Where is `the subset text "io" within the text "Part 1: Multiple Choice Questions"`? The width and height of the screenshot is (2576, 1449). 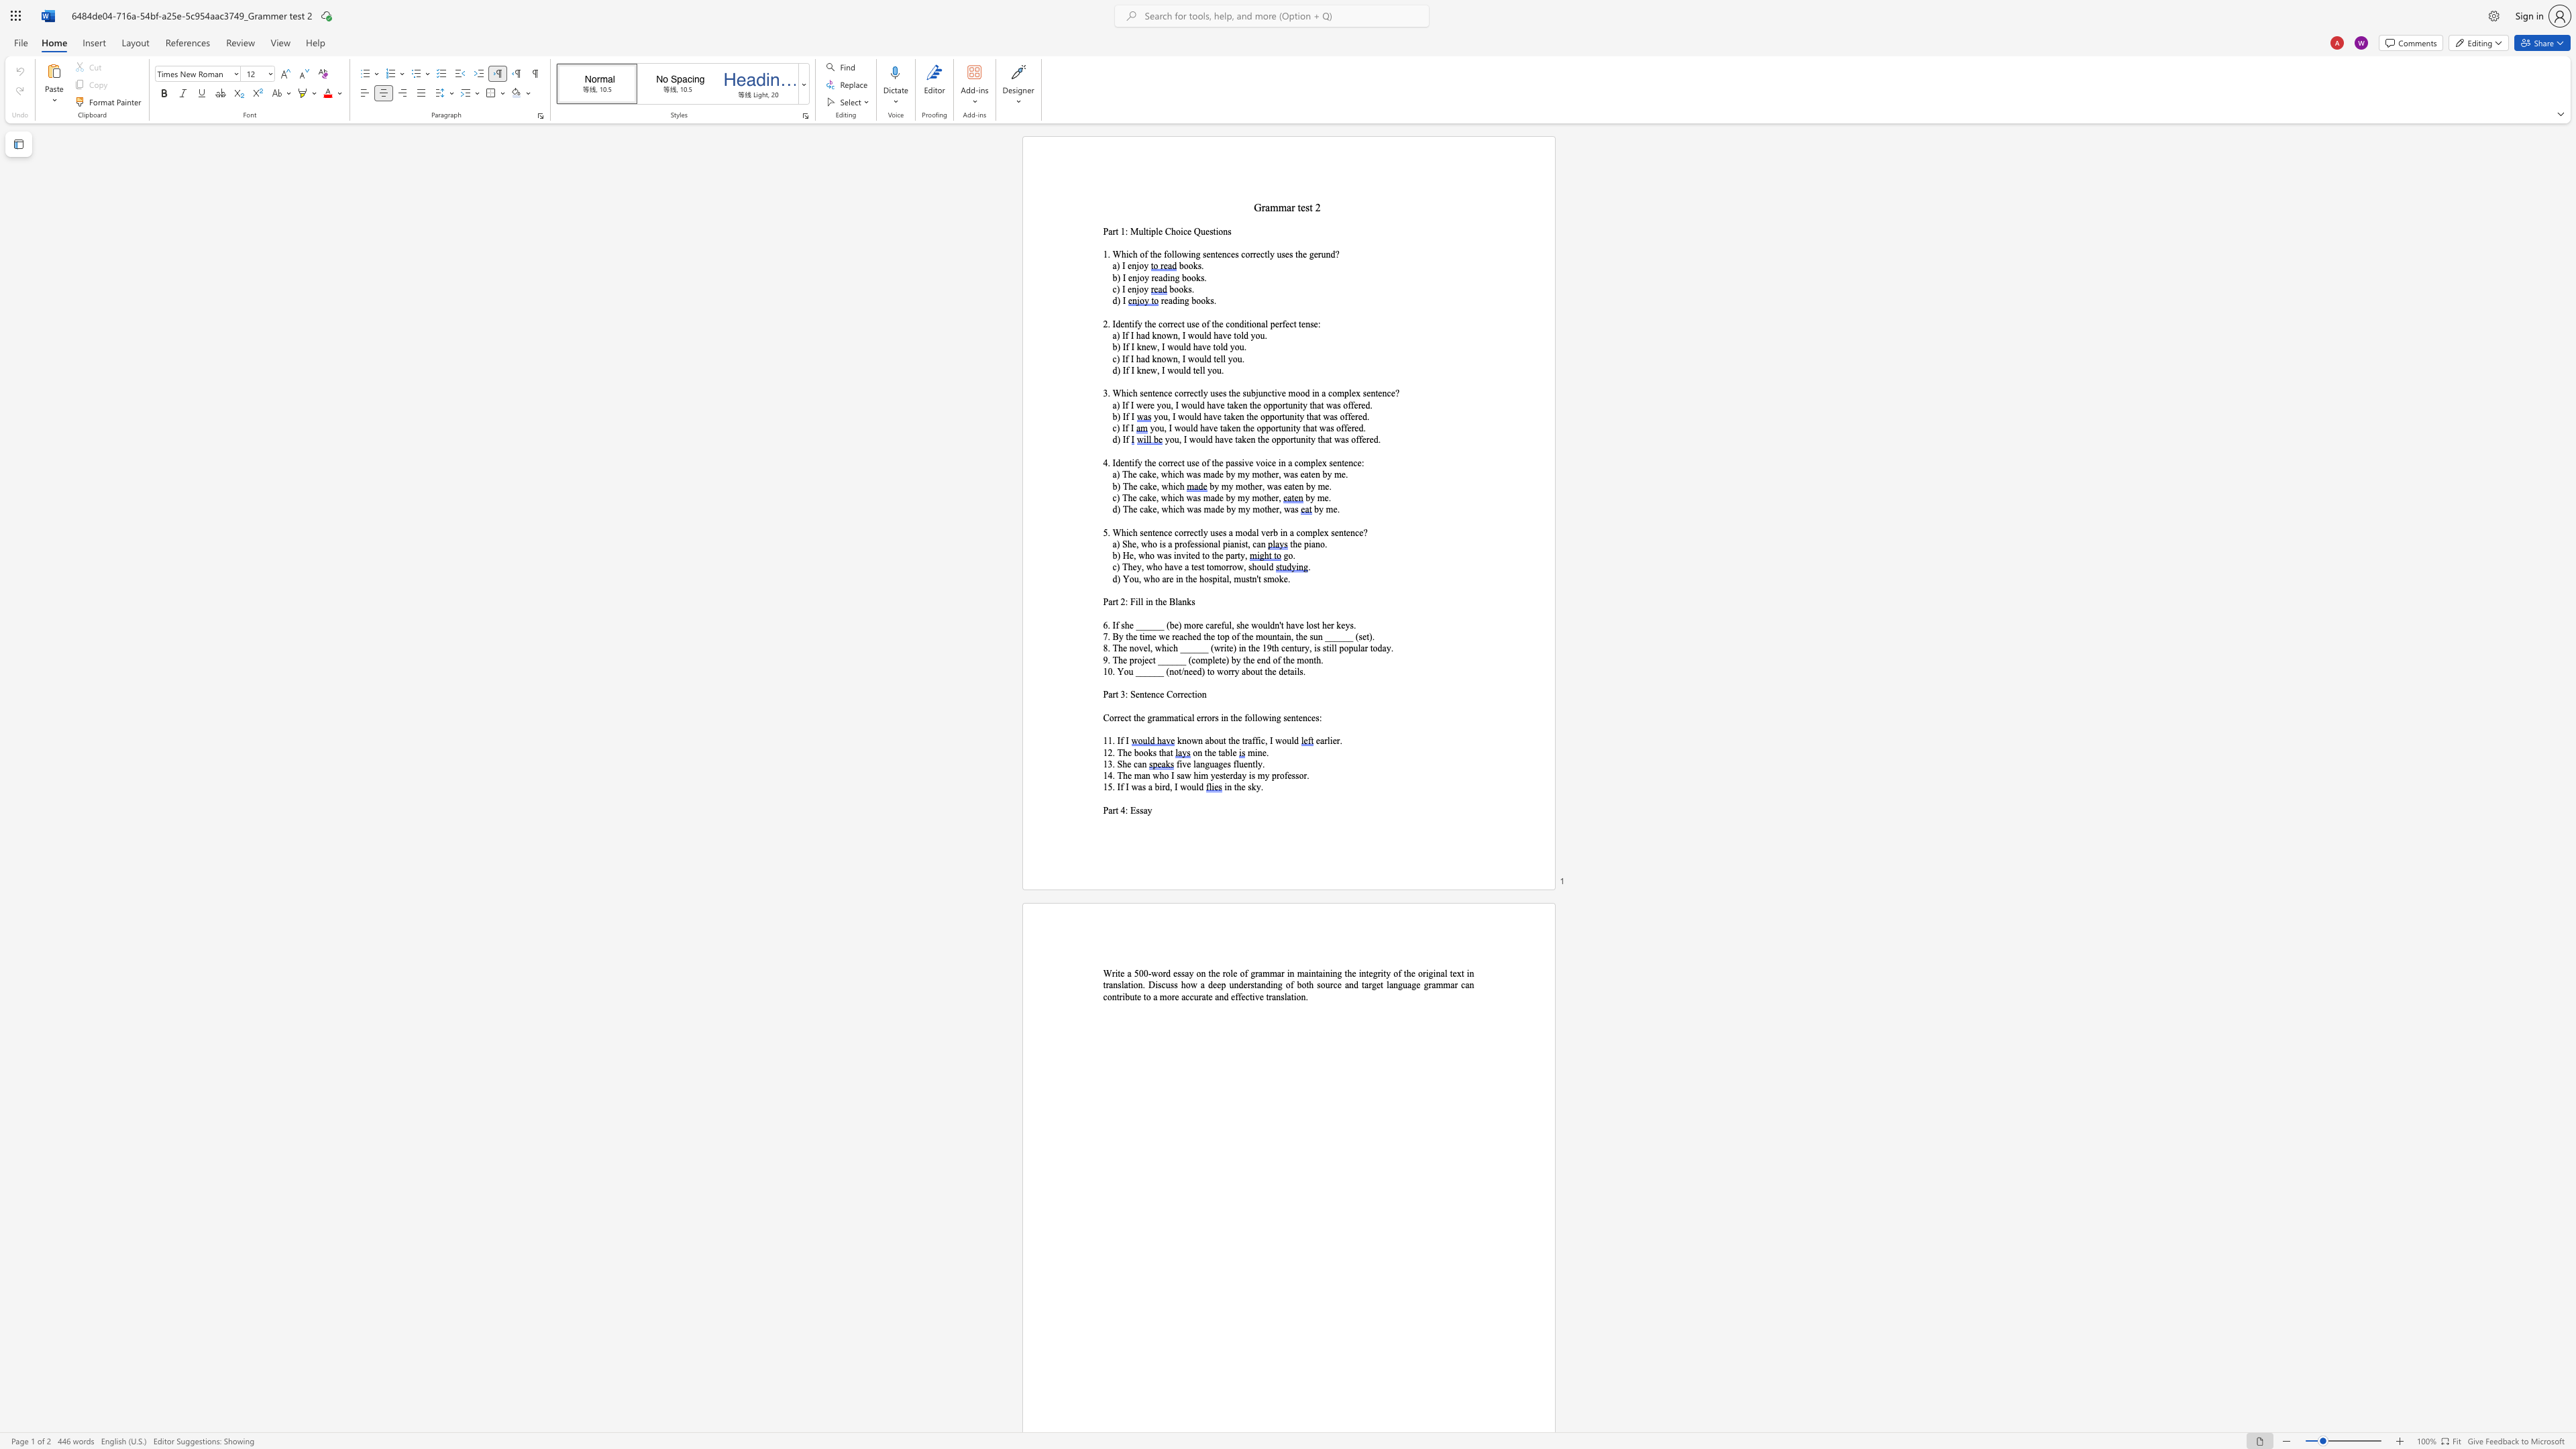
the subset text "io" within the text "Part 1: Multiple Choice Questions" is located at coordinates (1215, 230).